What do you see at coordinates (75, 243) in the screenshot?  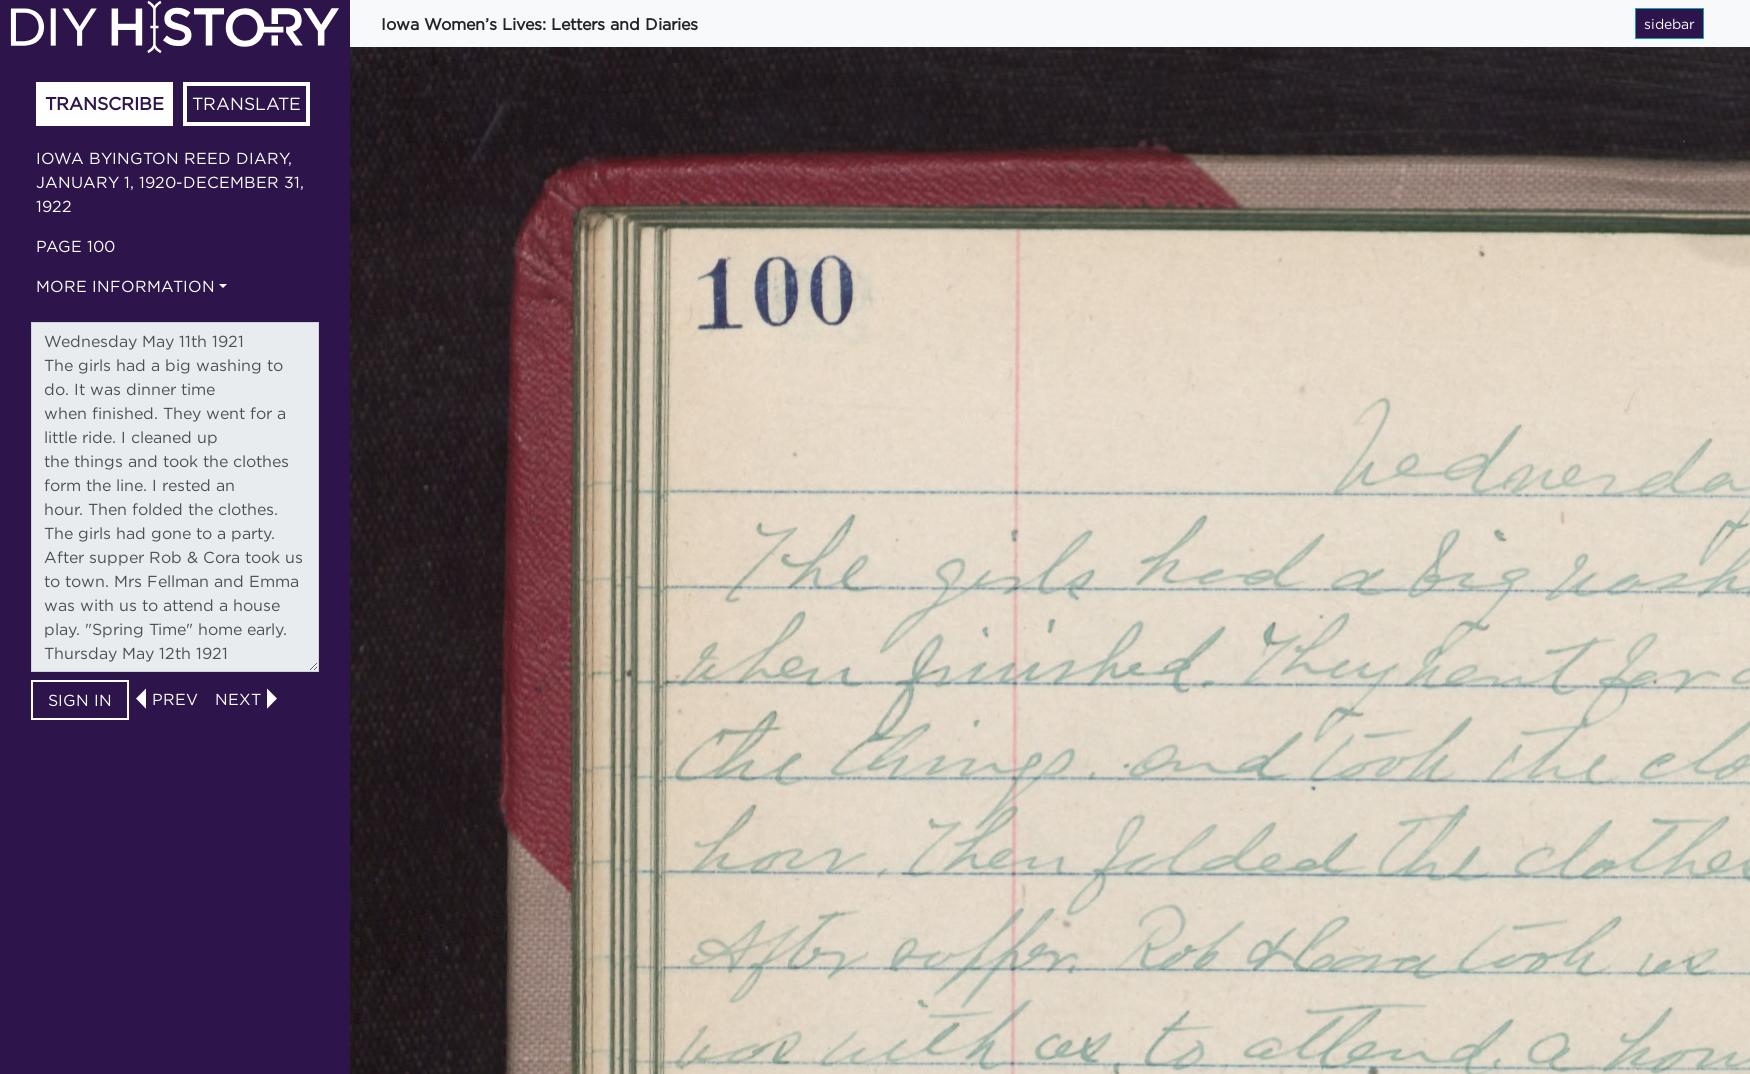 I see `'Page 100'` at bounding box center [75, 243].